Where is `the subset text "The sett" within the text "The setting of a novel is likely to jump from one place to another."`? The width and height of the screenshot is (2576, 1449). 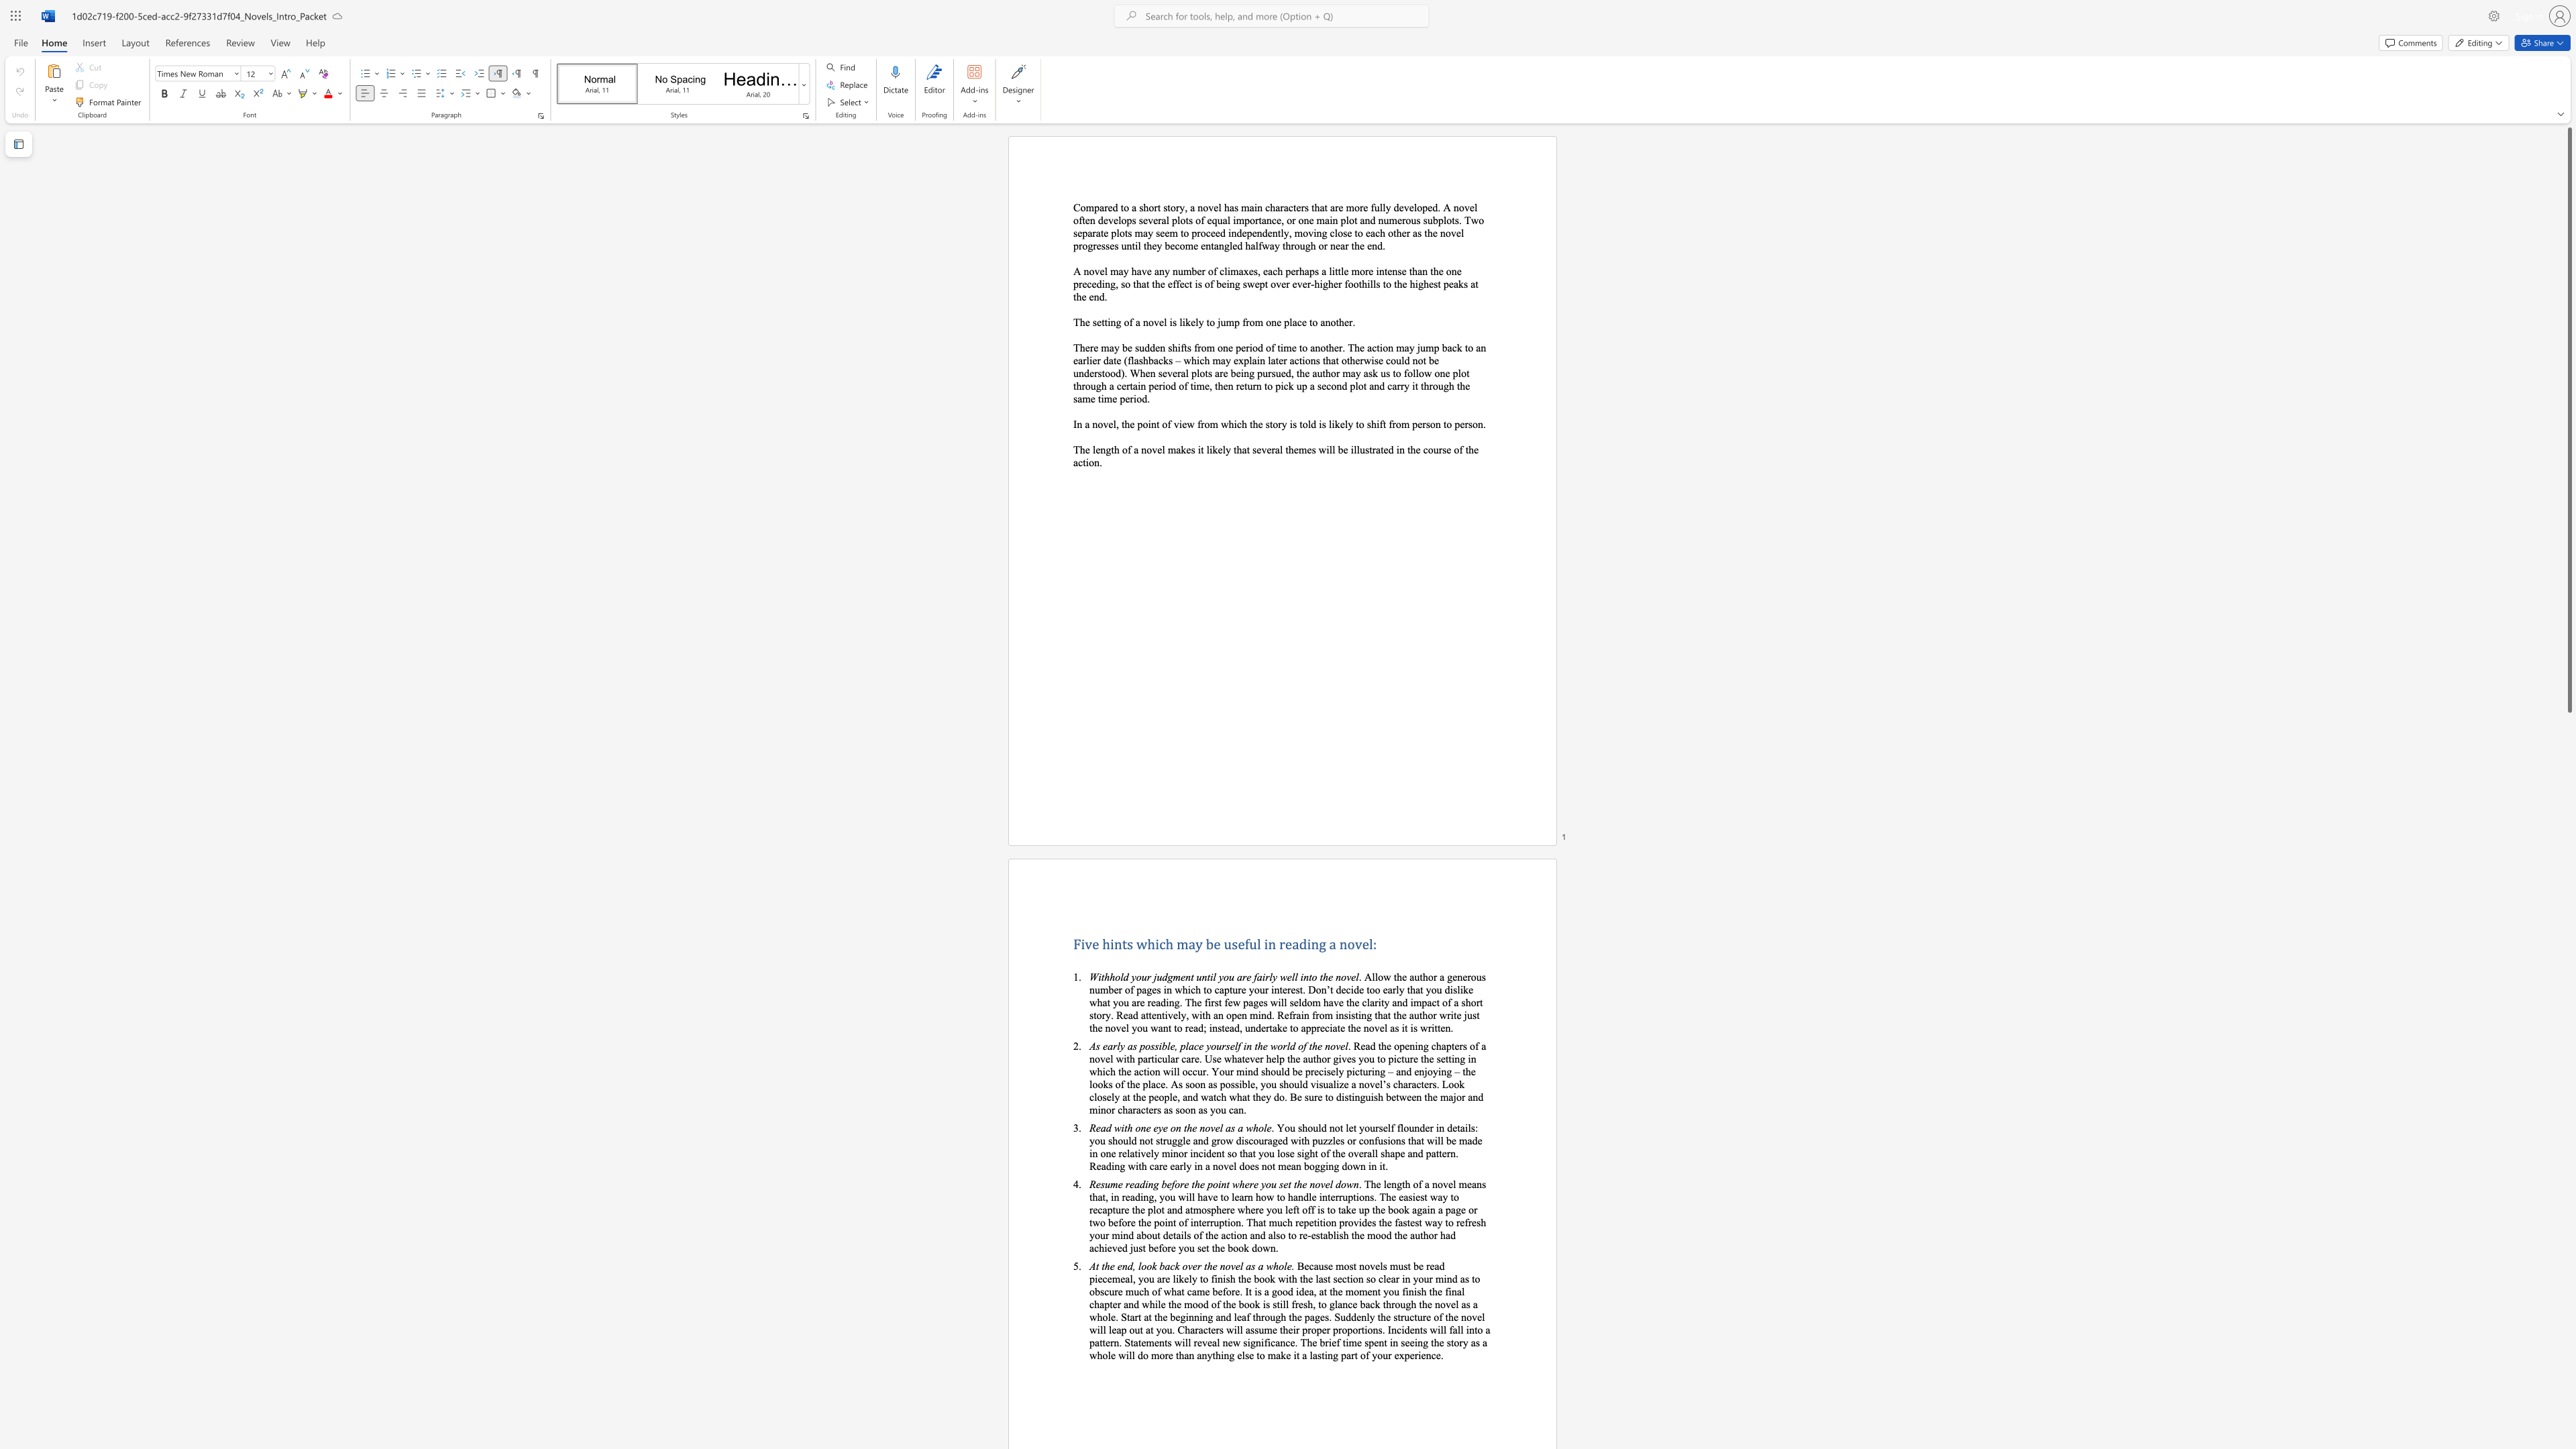 the subset text "The sett" within the text "The setting of a novel is likely to jump from one place to another." is located at coordinates (1073, 321).